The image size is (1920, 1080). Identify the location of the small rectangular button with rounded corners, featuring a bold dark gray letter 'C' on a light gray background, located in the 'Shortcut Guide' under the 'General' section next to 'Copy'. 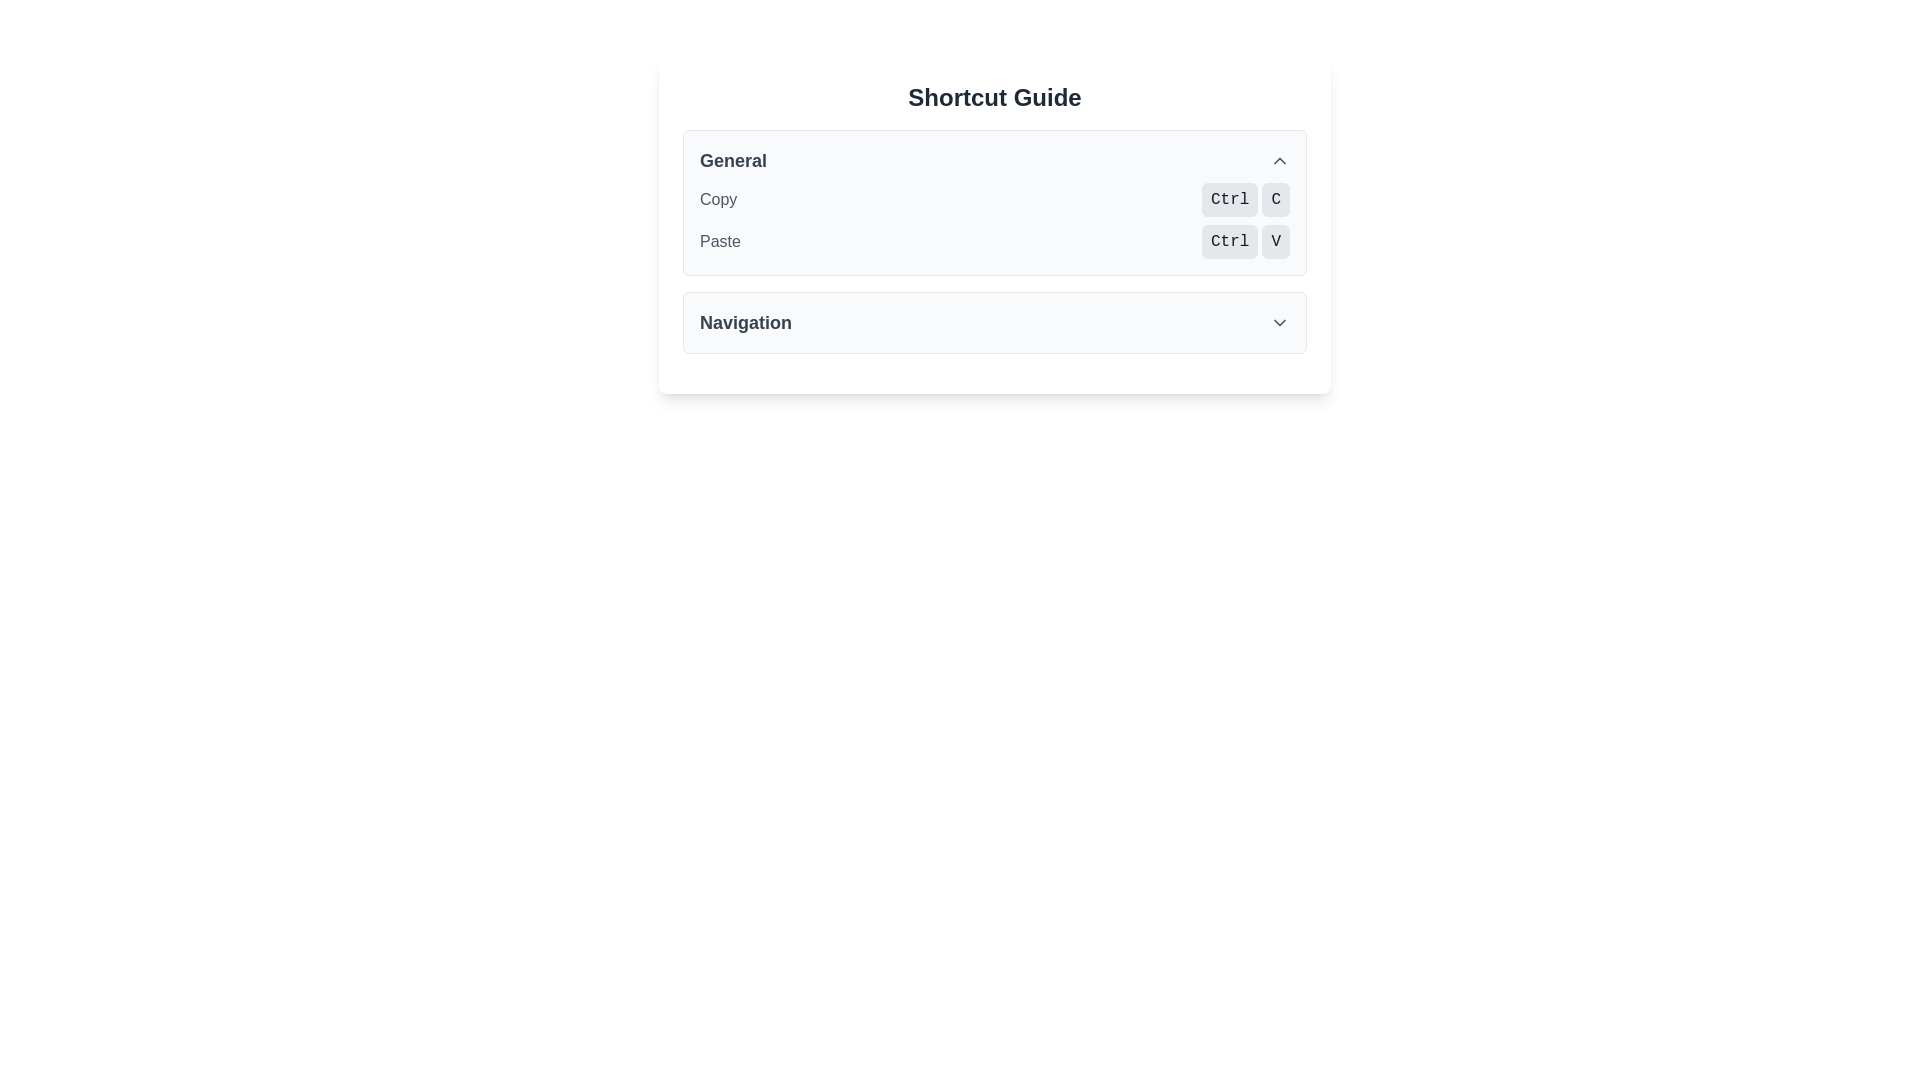
(1275, 200).